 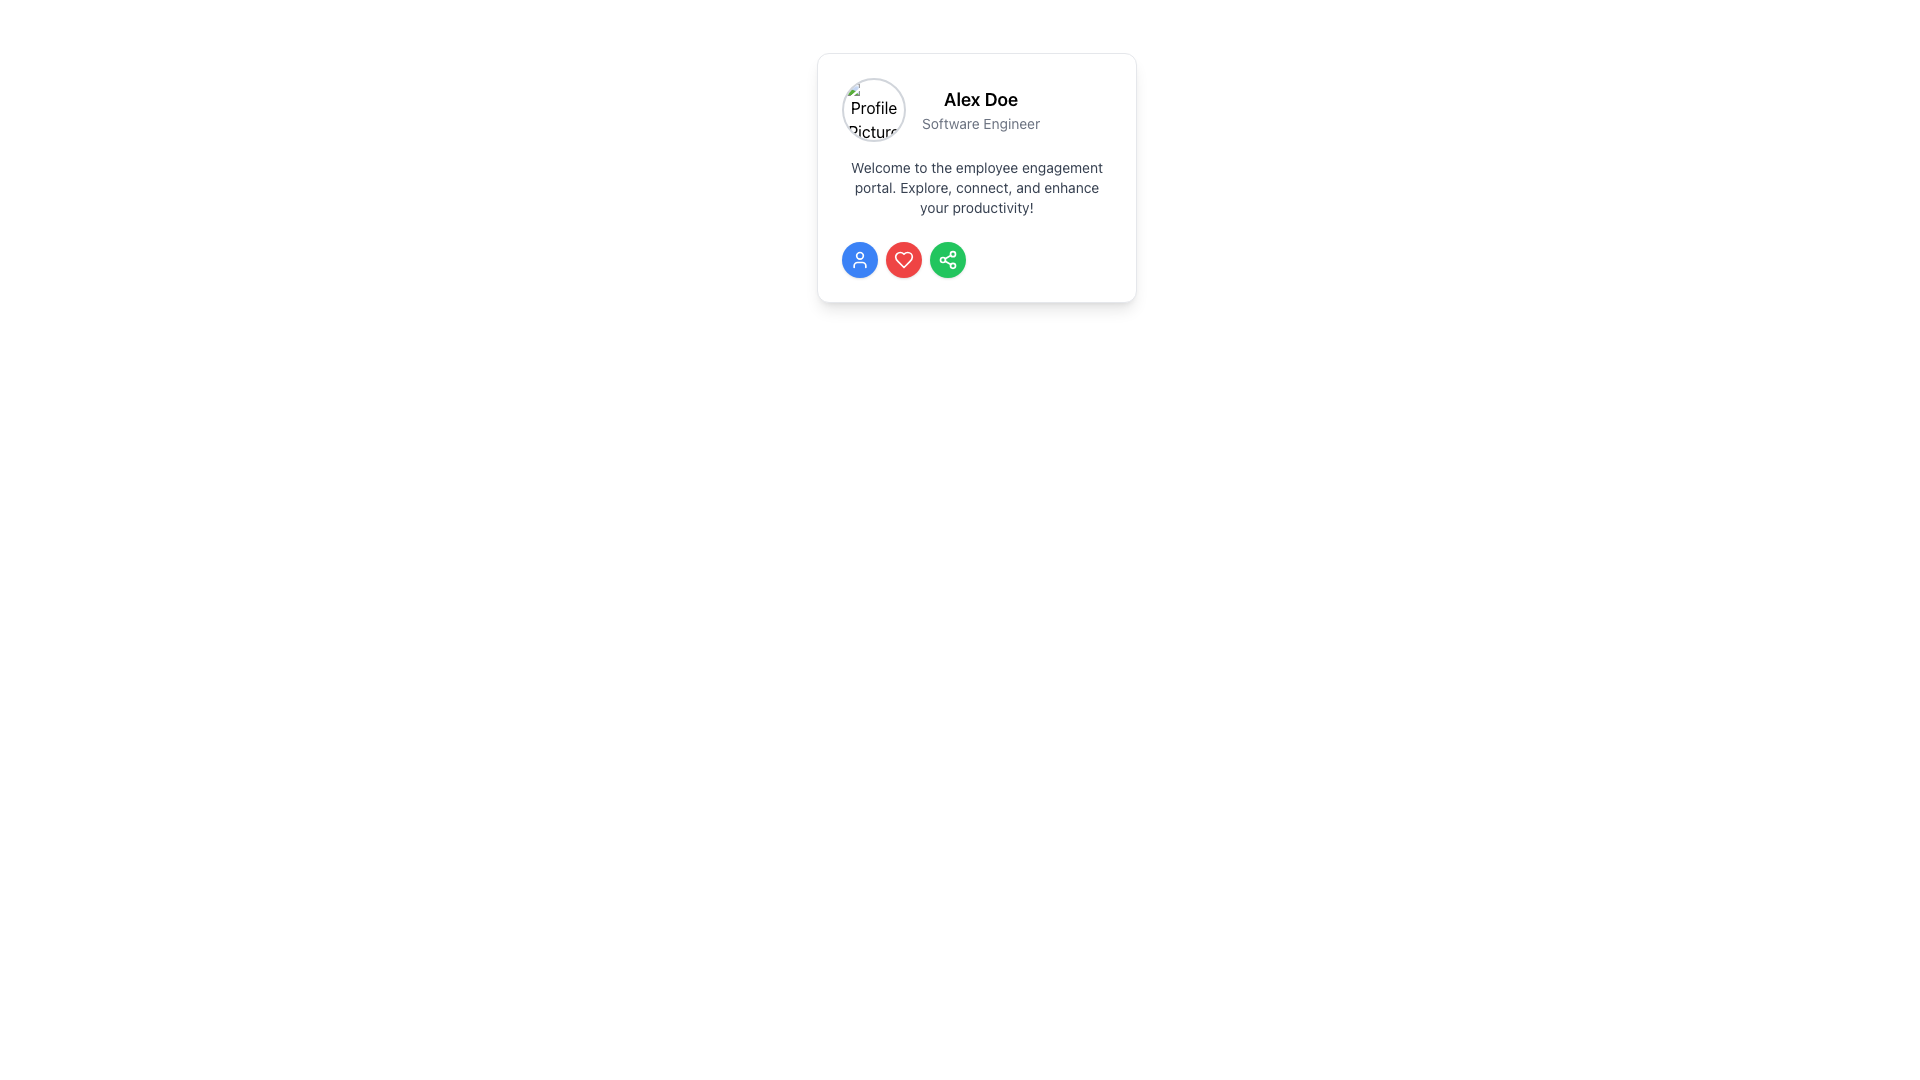 I want to click on text content 'Alex Doe' displayed prominently as part of the profile card, located in the top right section of the card layout, above the subtitle 'Software Engineer', so click(x=981, y=100).